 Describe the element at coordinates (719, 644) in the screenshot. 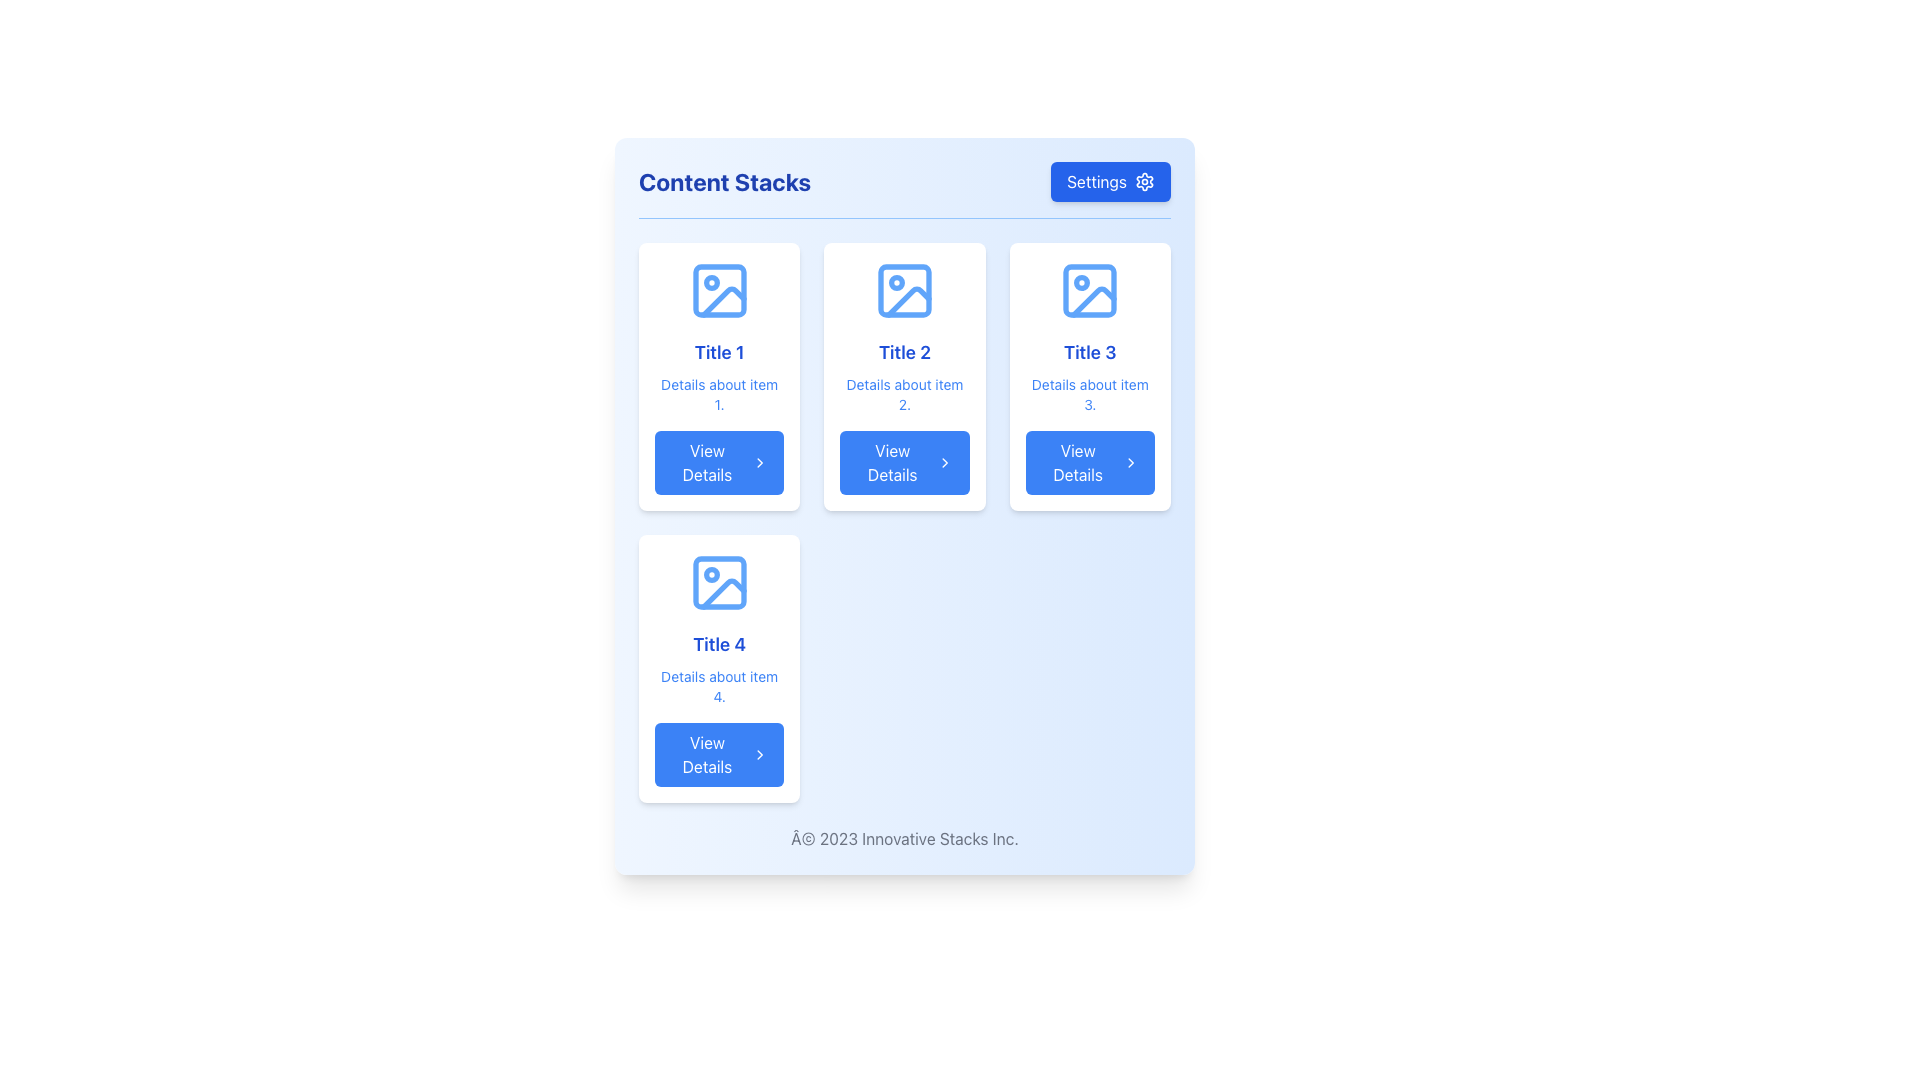

I see `the text label that reads 'Title 4', which is styled in bold, larger font size, and blue color, located in the bottom-left card of a 2x2 grid, positioned below an icon and above a descriptive text line and a button` at that location.